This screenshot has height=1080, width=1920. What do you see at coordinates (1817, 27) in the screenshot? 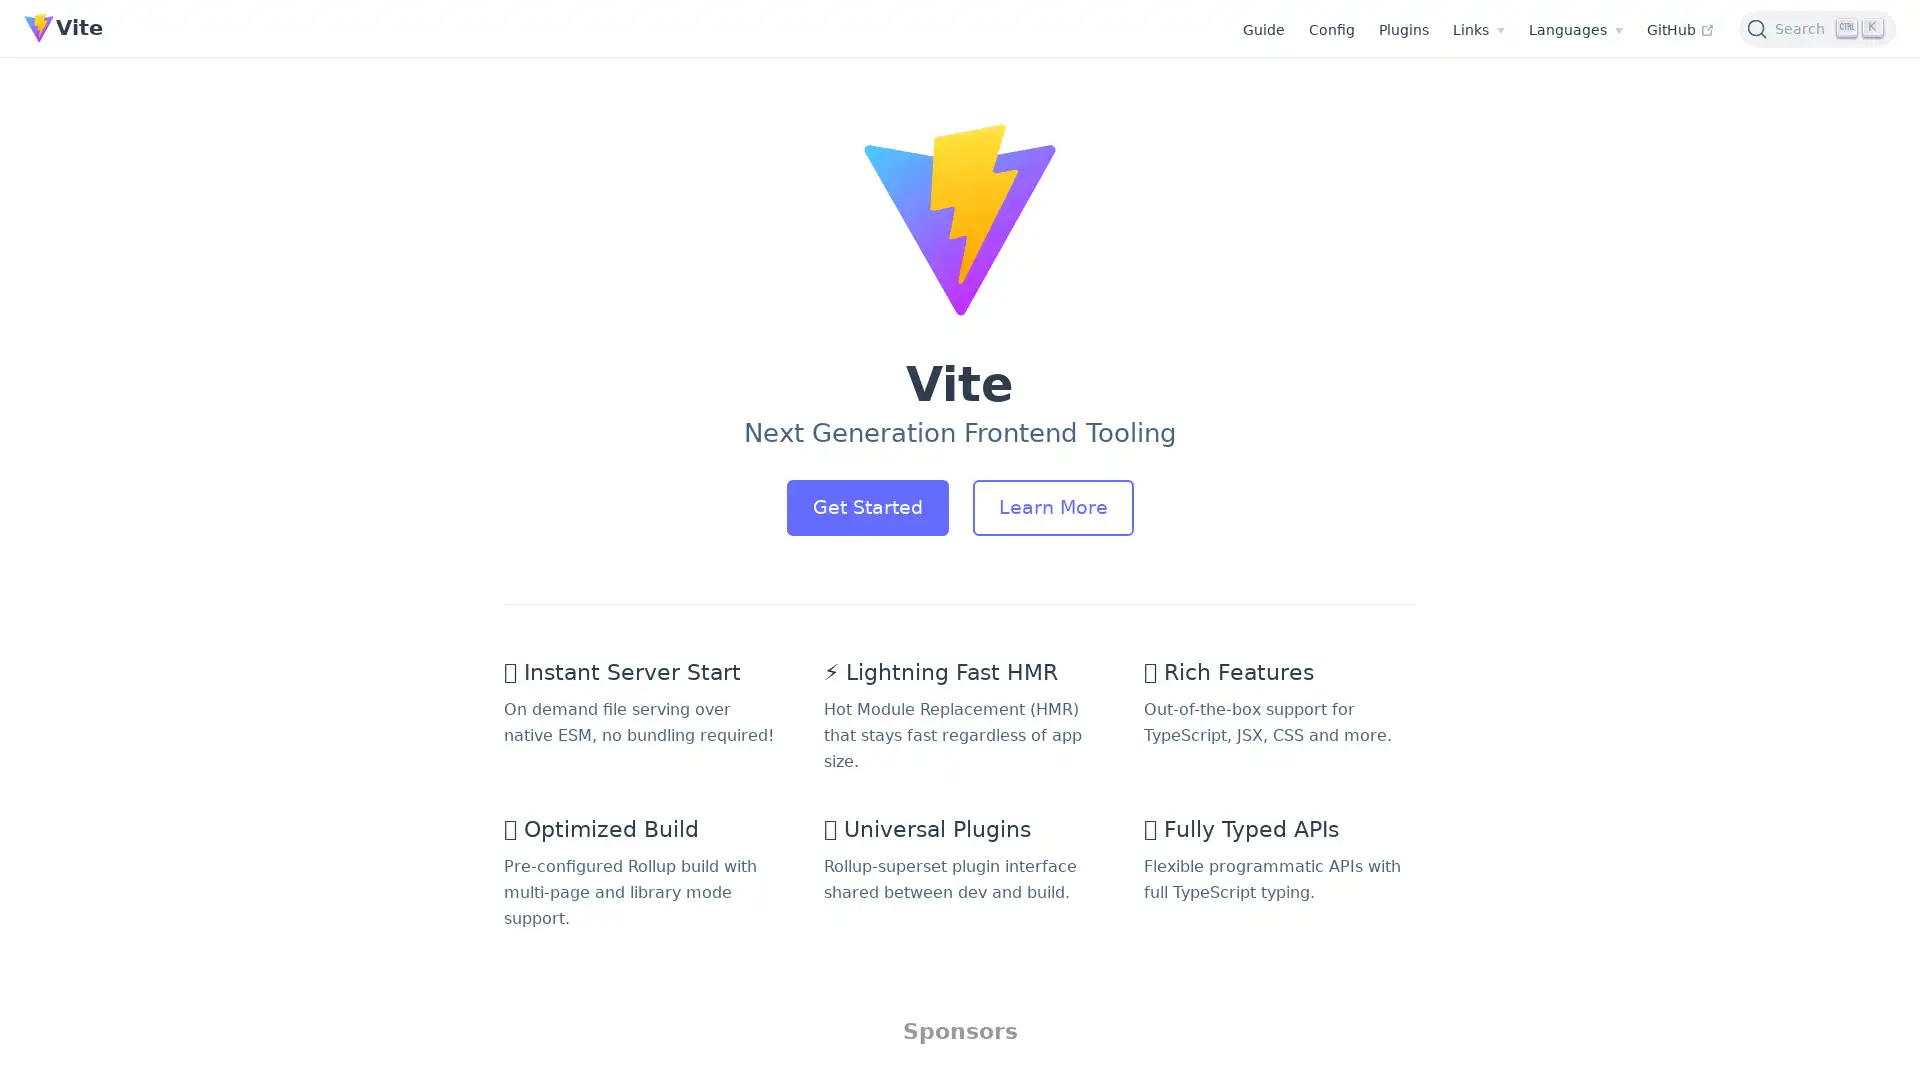
I see `Search` at bounding box center [1817, 27].